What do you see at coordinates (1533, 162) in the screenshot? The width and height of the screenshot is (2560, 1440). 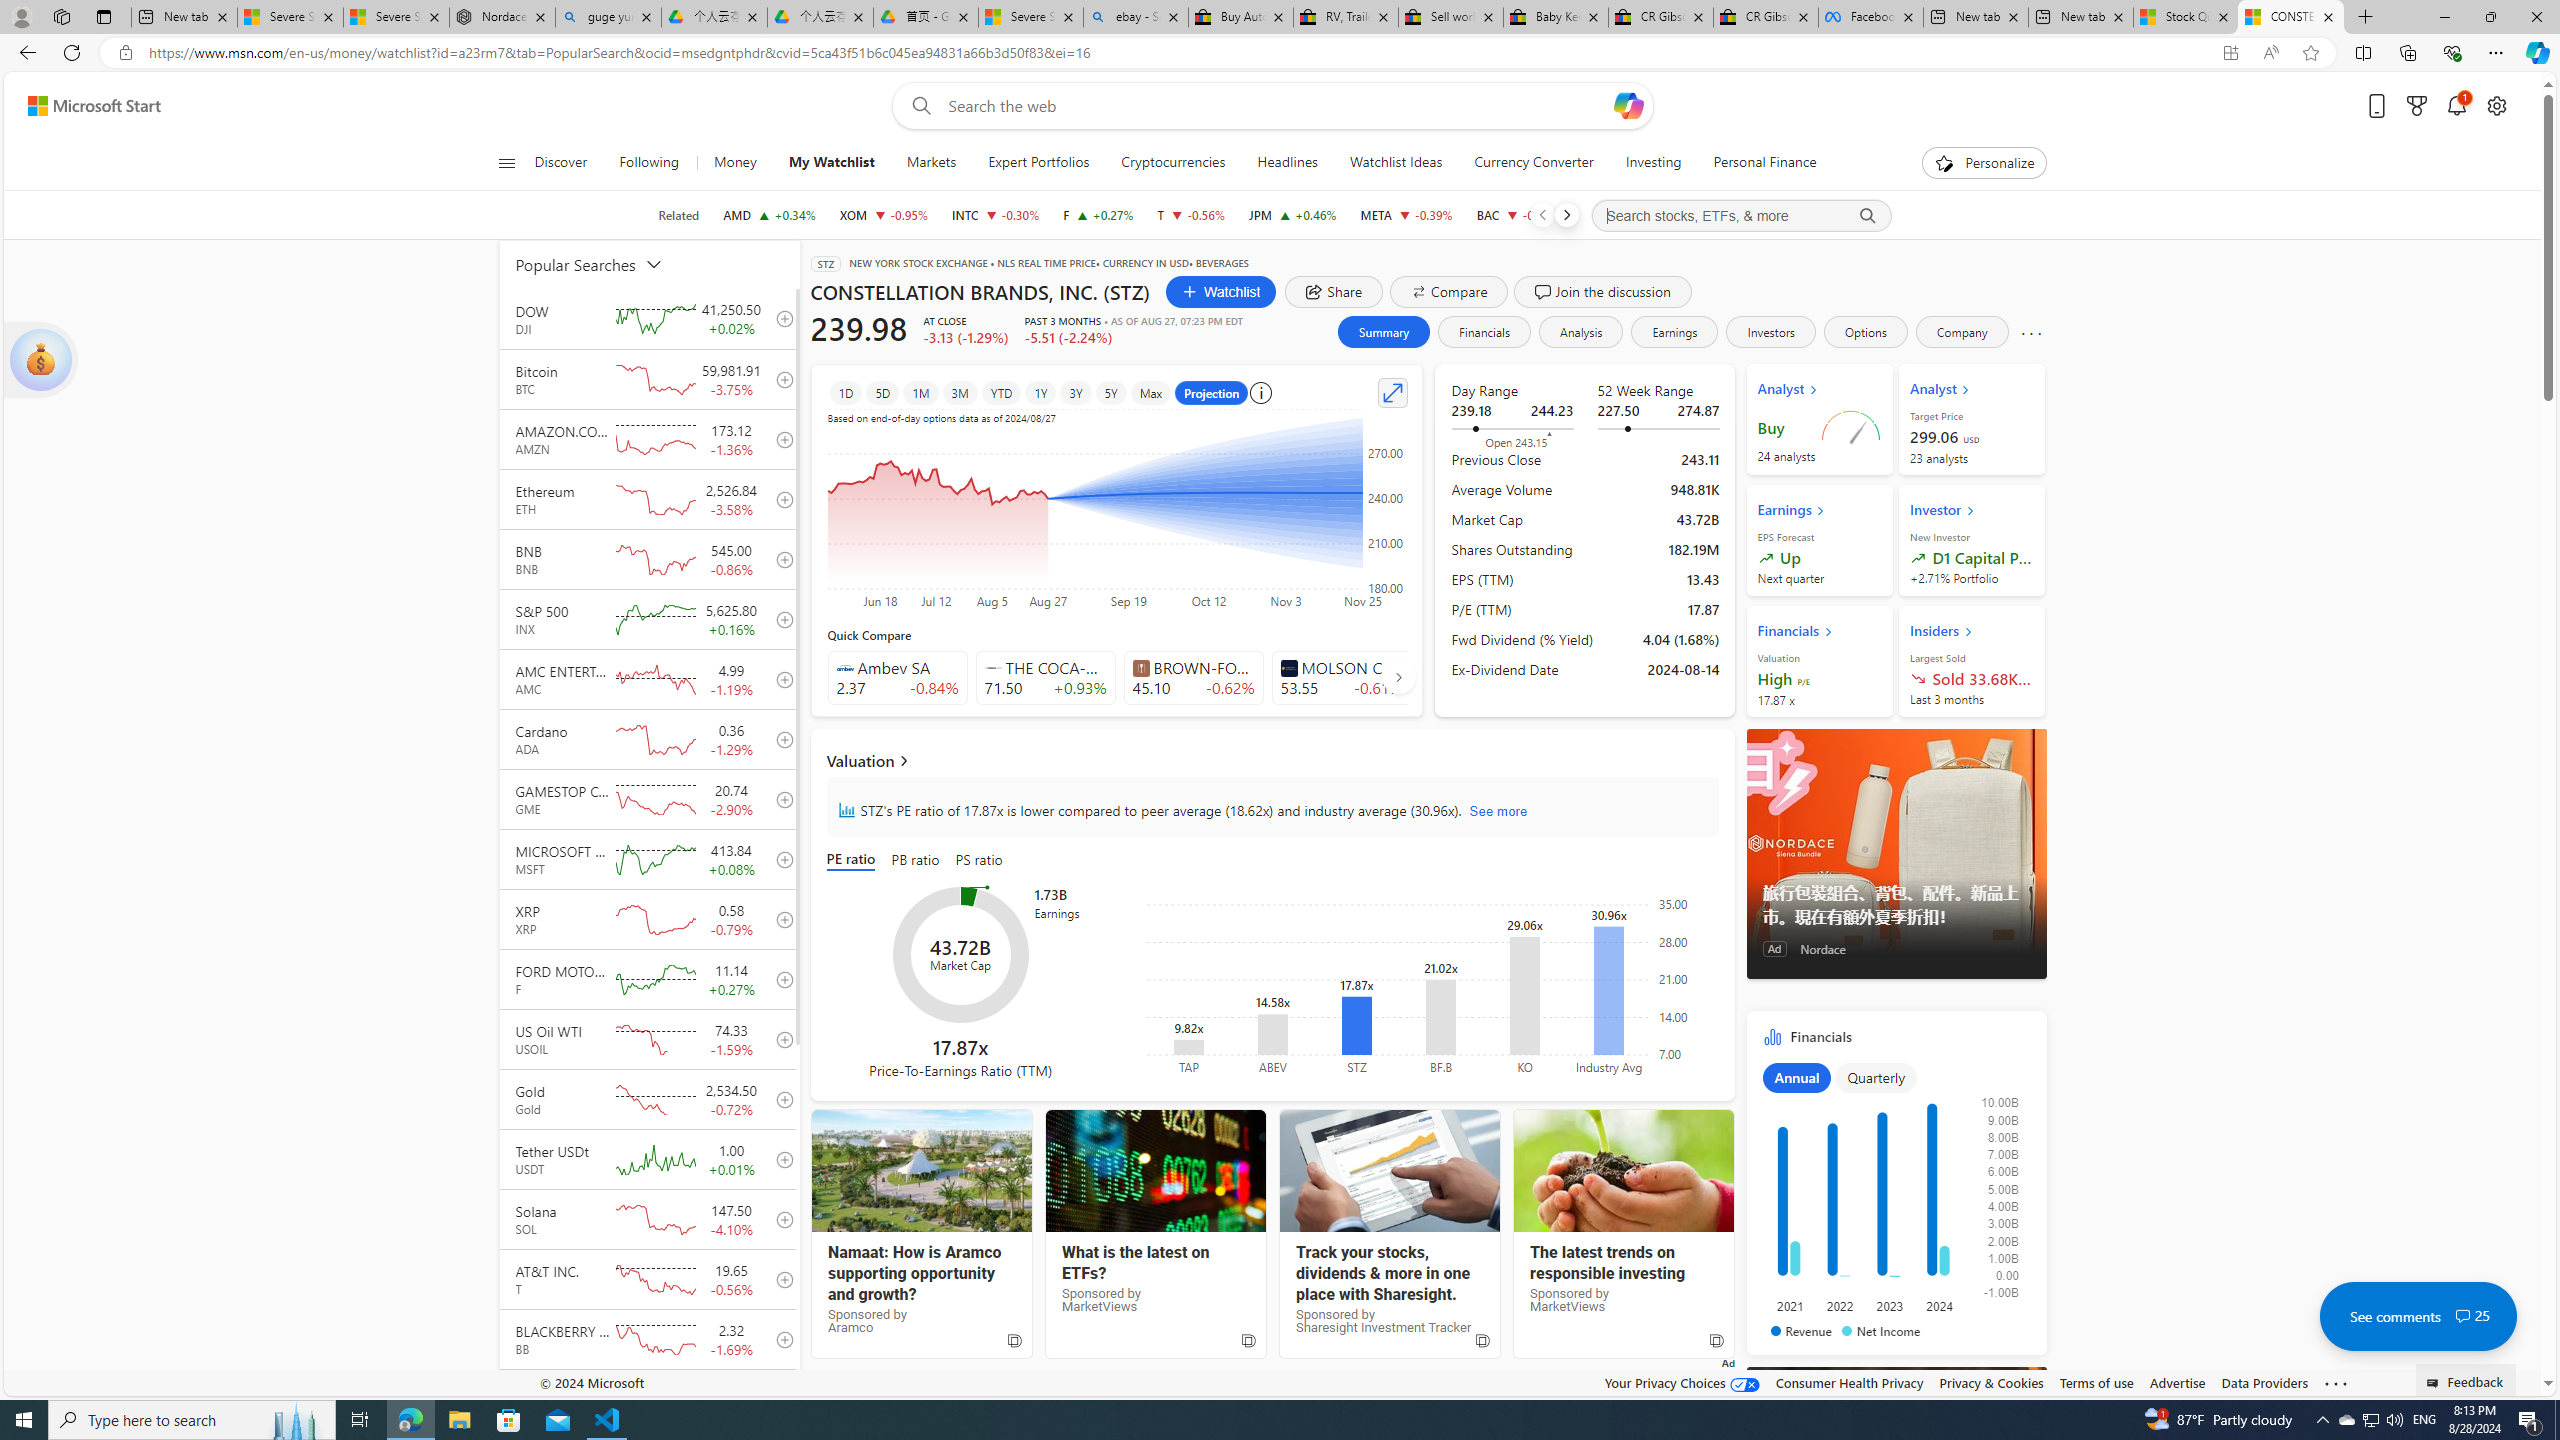 I see `'Currency Converter'` at bounding box center [1533, 162].